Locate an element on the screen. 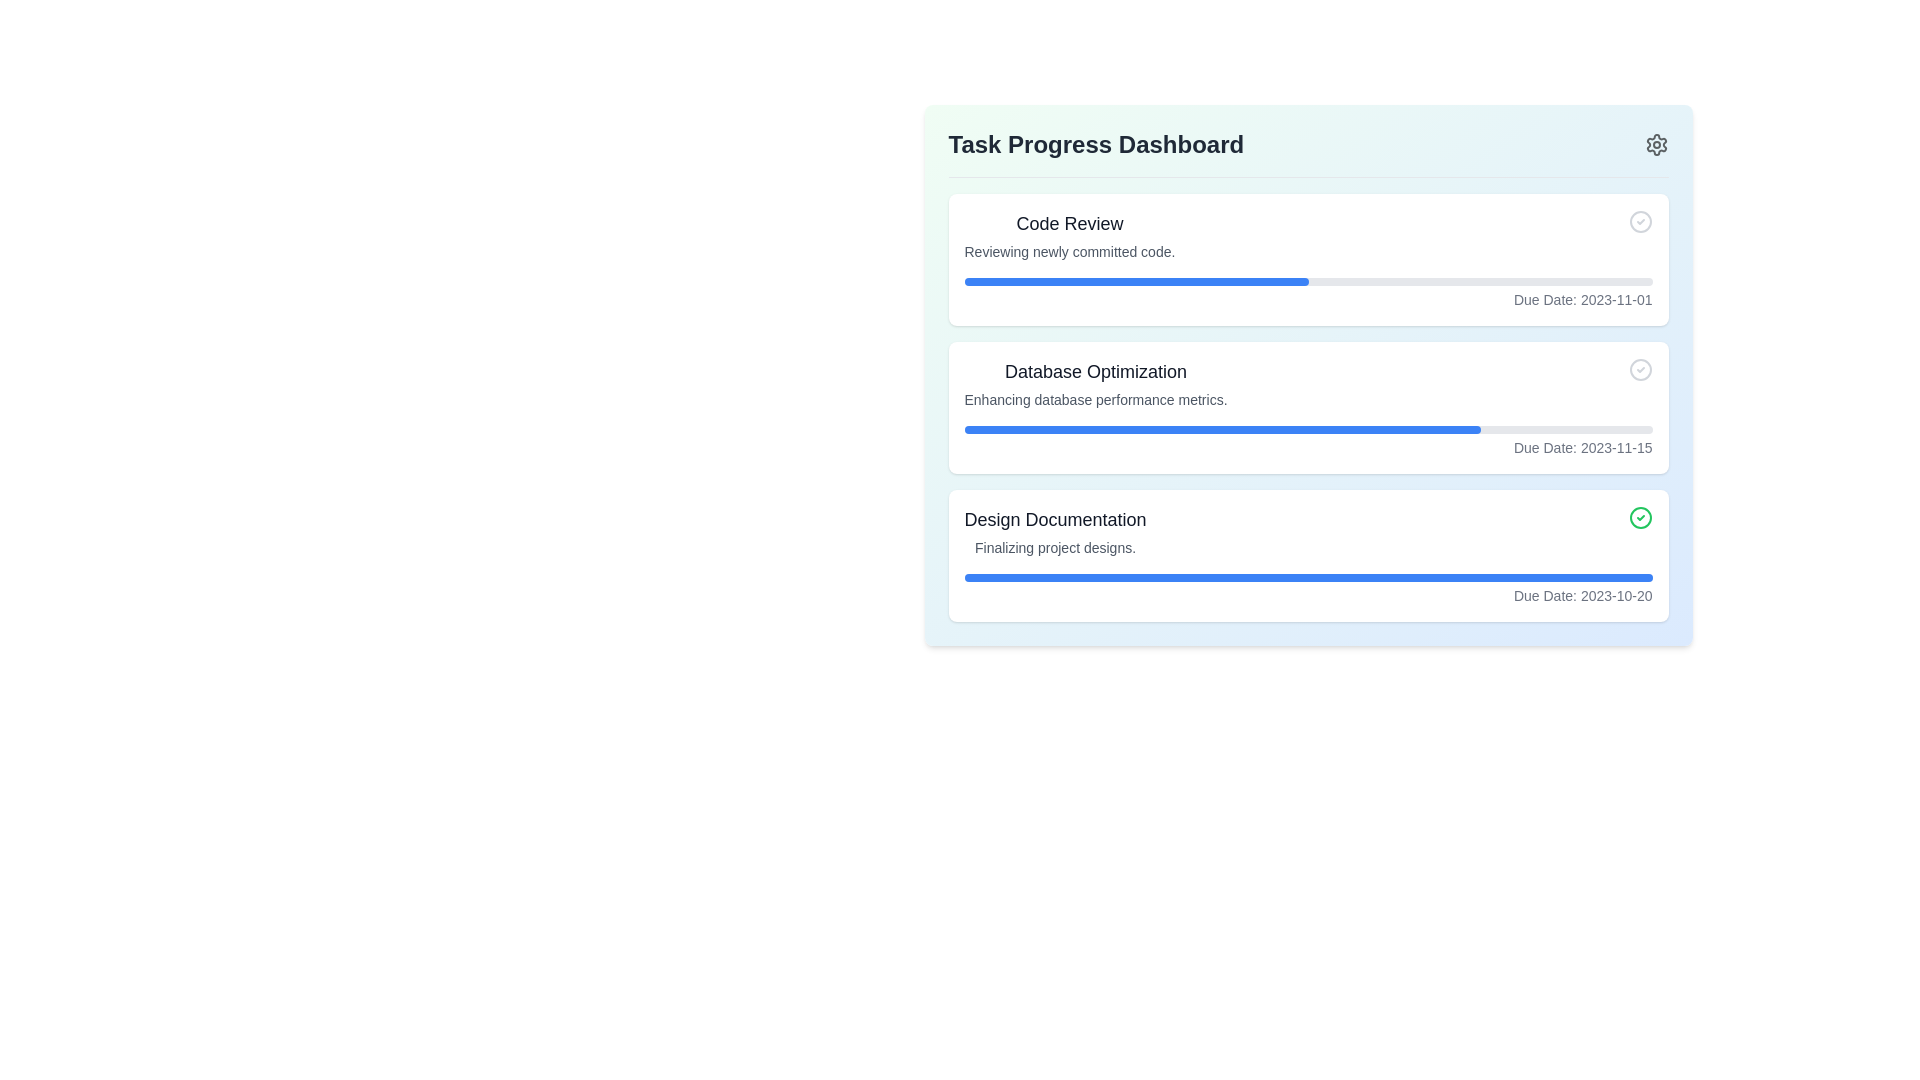  the text label element that serves as the title for the task card labeled 'Code Review', which is located at the top of the card in the task dashboard is located at coordinates (1069, 223).